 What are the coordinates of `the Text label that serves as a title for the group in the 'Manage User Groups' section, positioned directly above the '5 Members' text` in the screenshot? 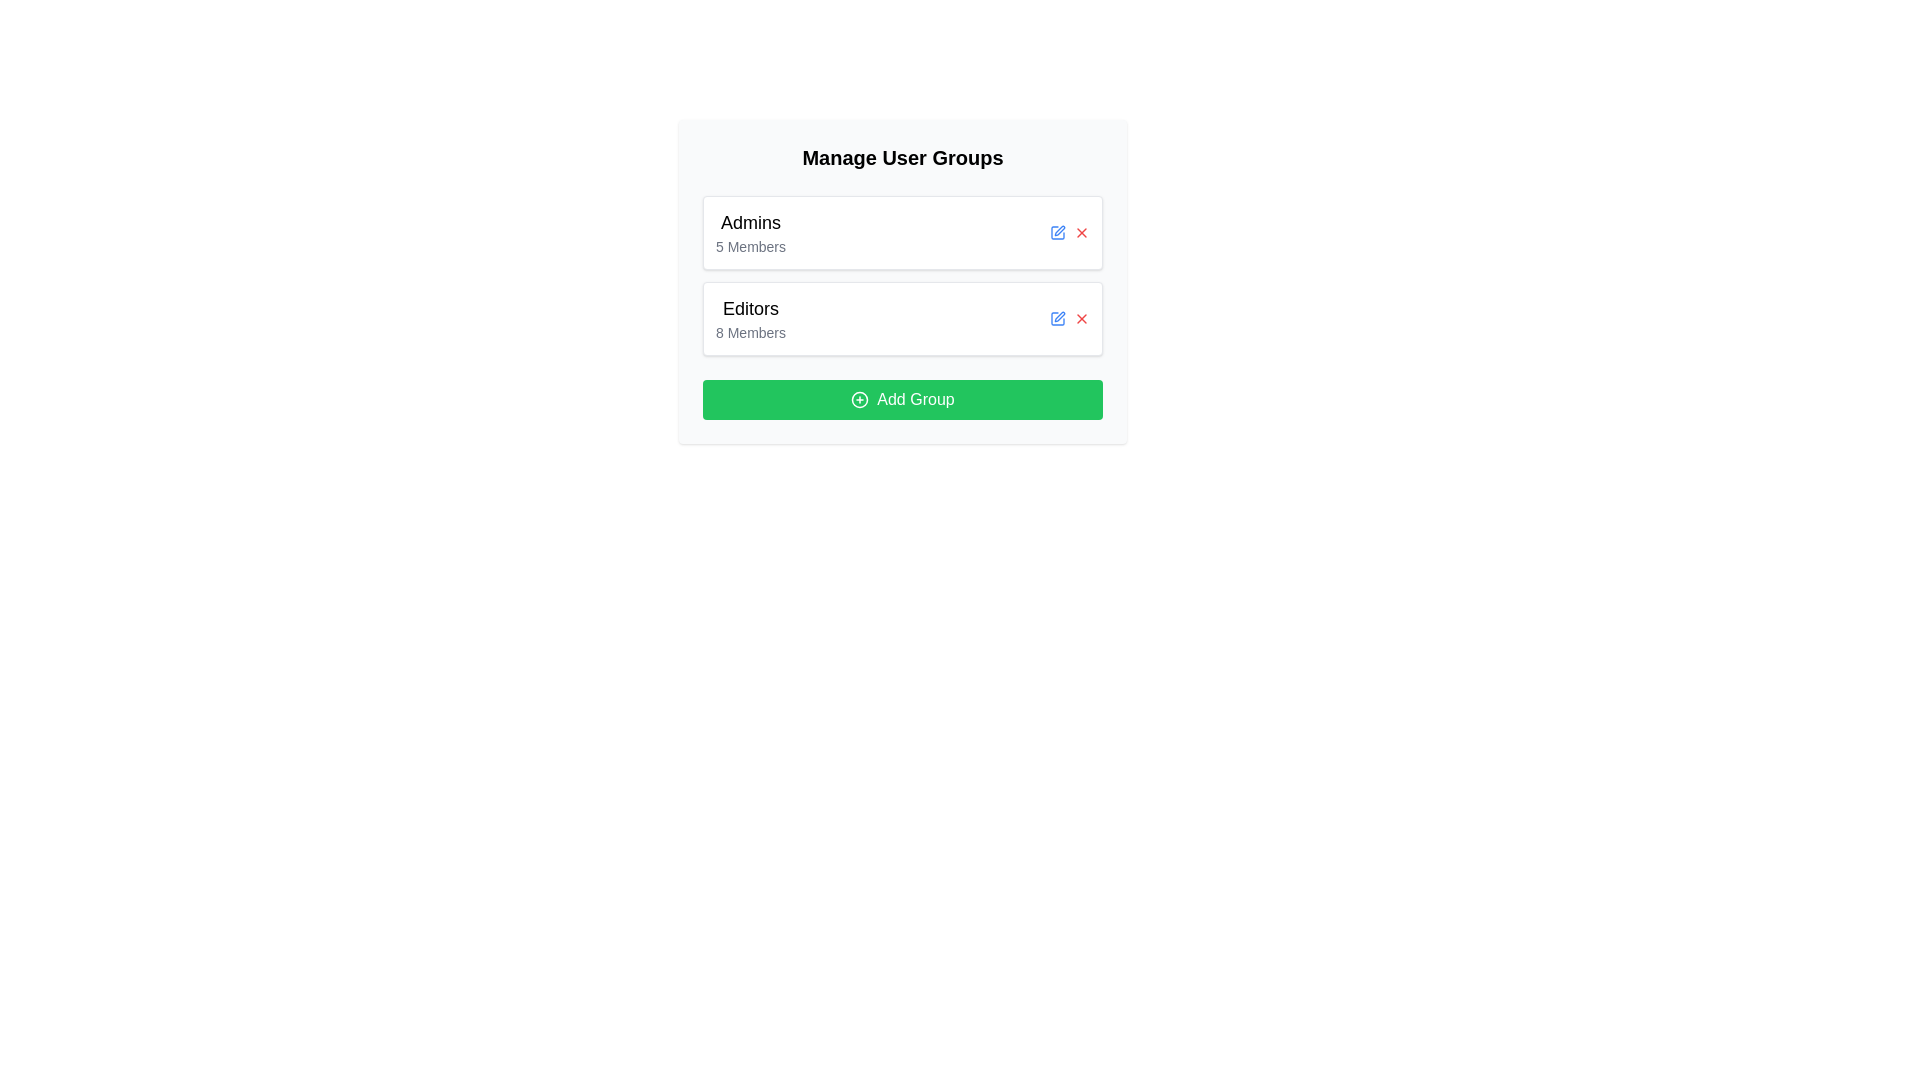 It's located at (750, 223).